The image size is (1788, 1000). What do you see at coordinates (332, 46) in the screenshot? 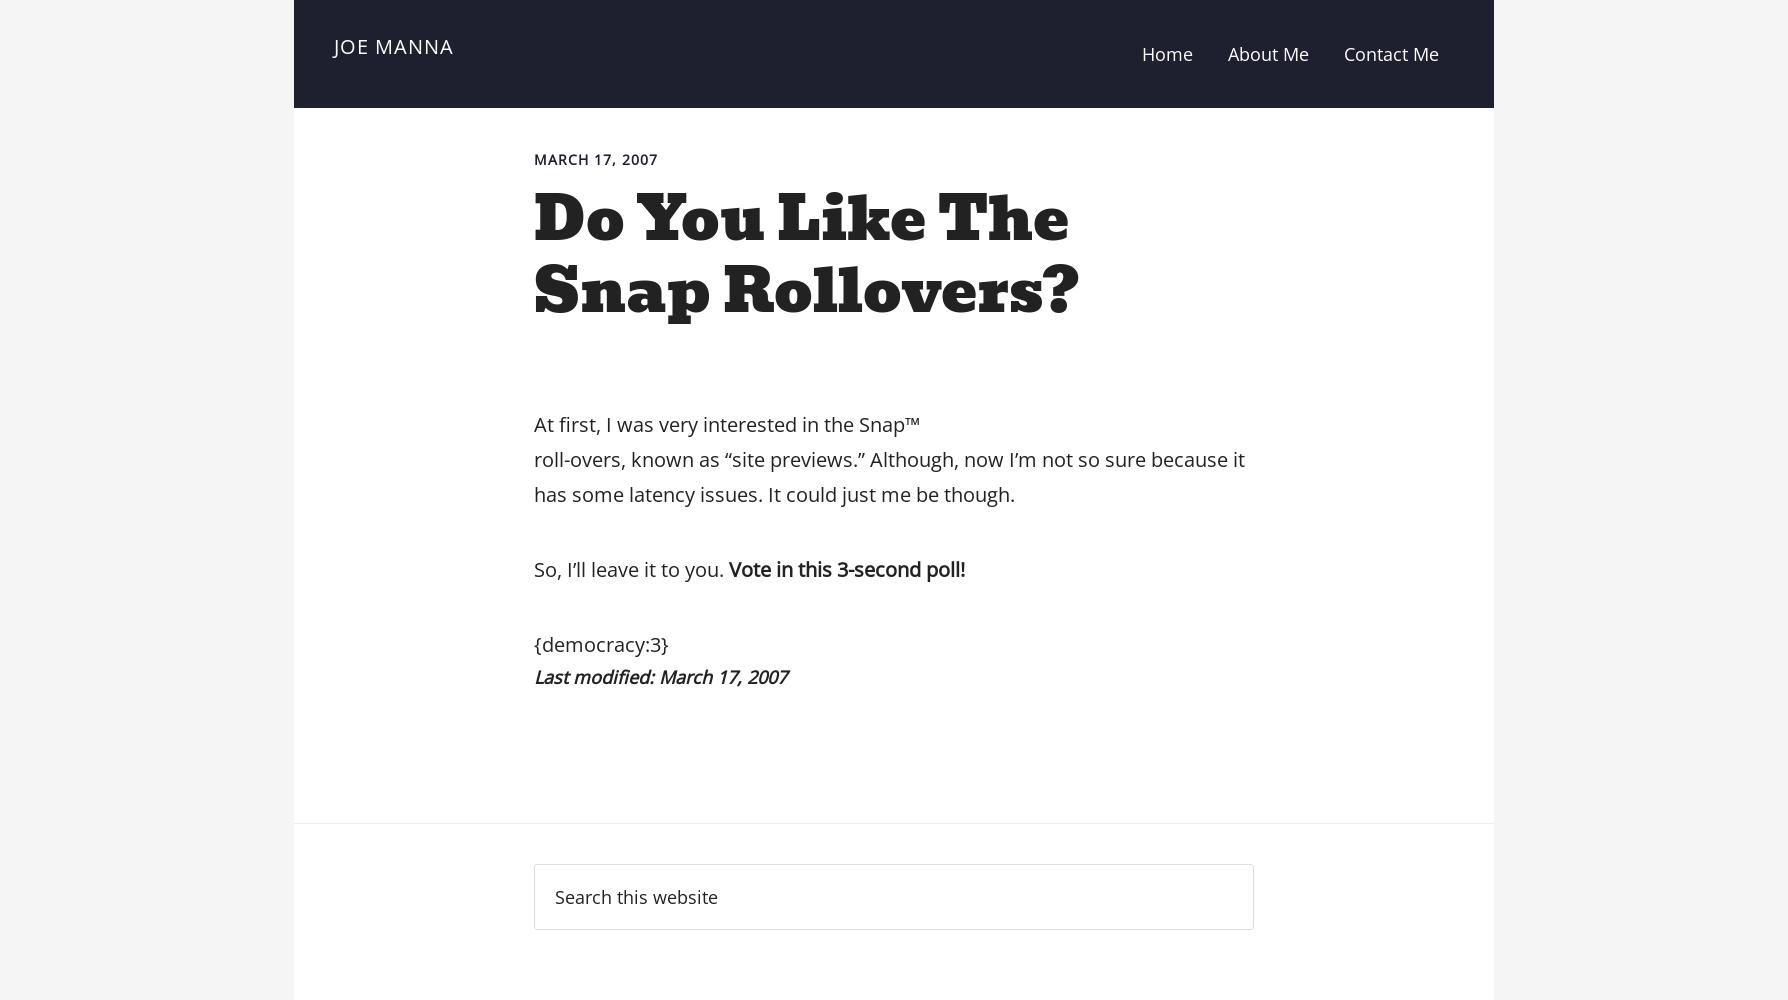
I see `'Joe Manna'` at bounding box center [332, 46].